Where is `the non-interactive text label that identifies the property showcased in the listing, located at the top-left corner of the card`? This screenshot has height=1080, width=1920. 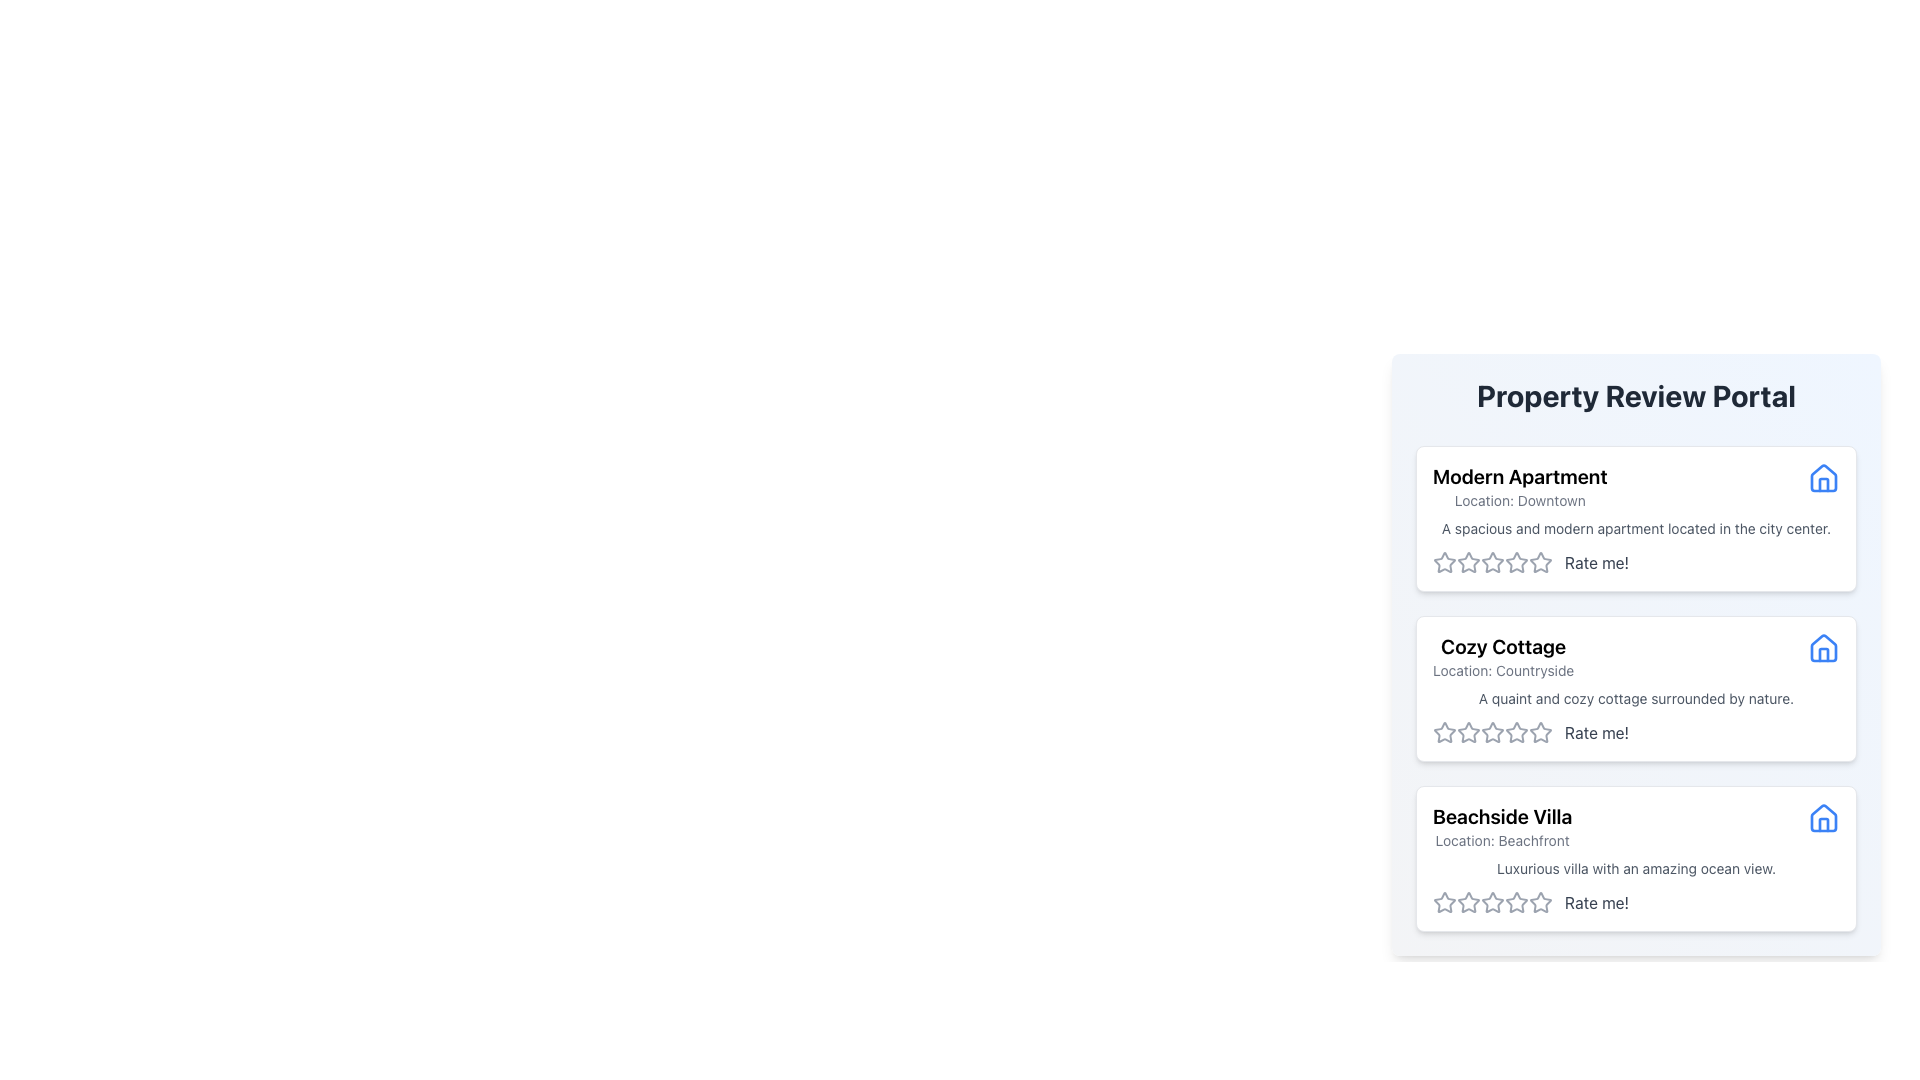
the non-interactive text label that identifies the property showcased in the listing, located at the top-left corner of the card is located at coordinates (1520, 477).